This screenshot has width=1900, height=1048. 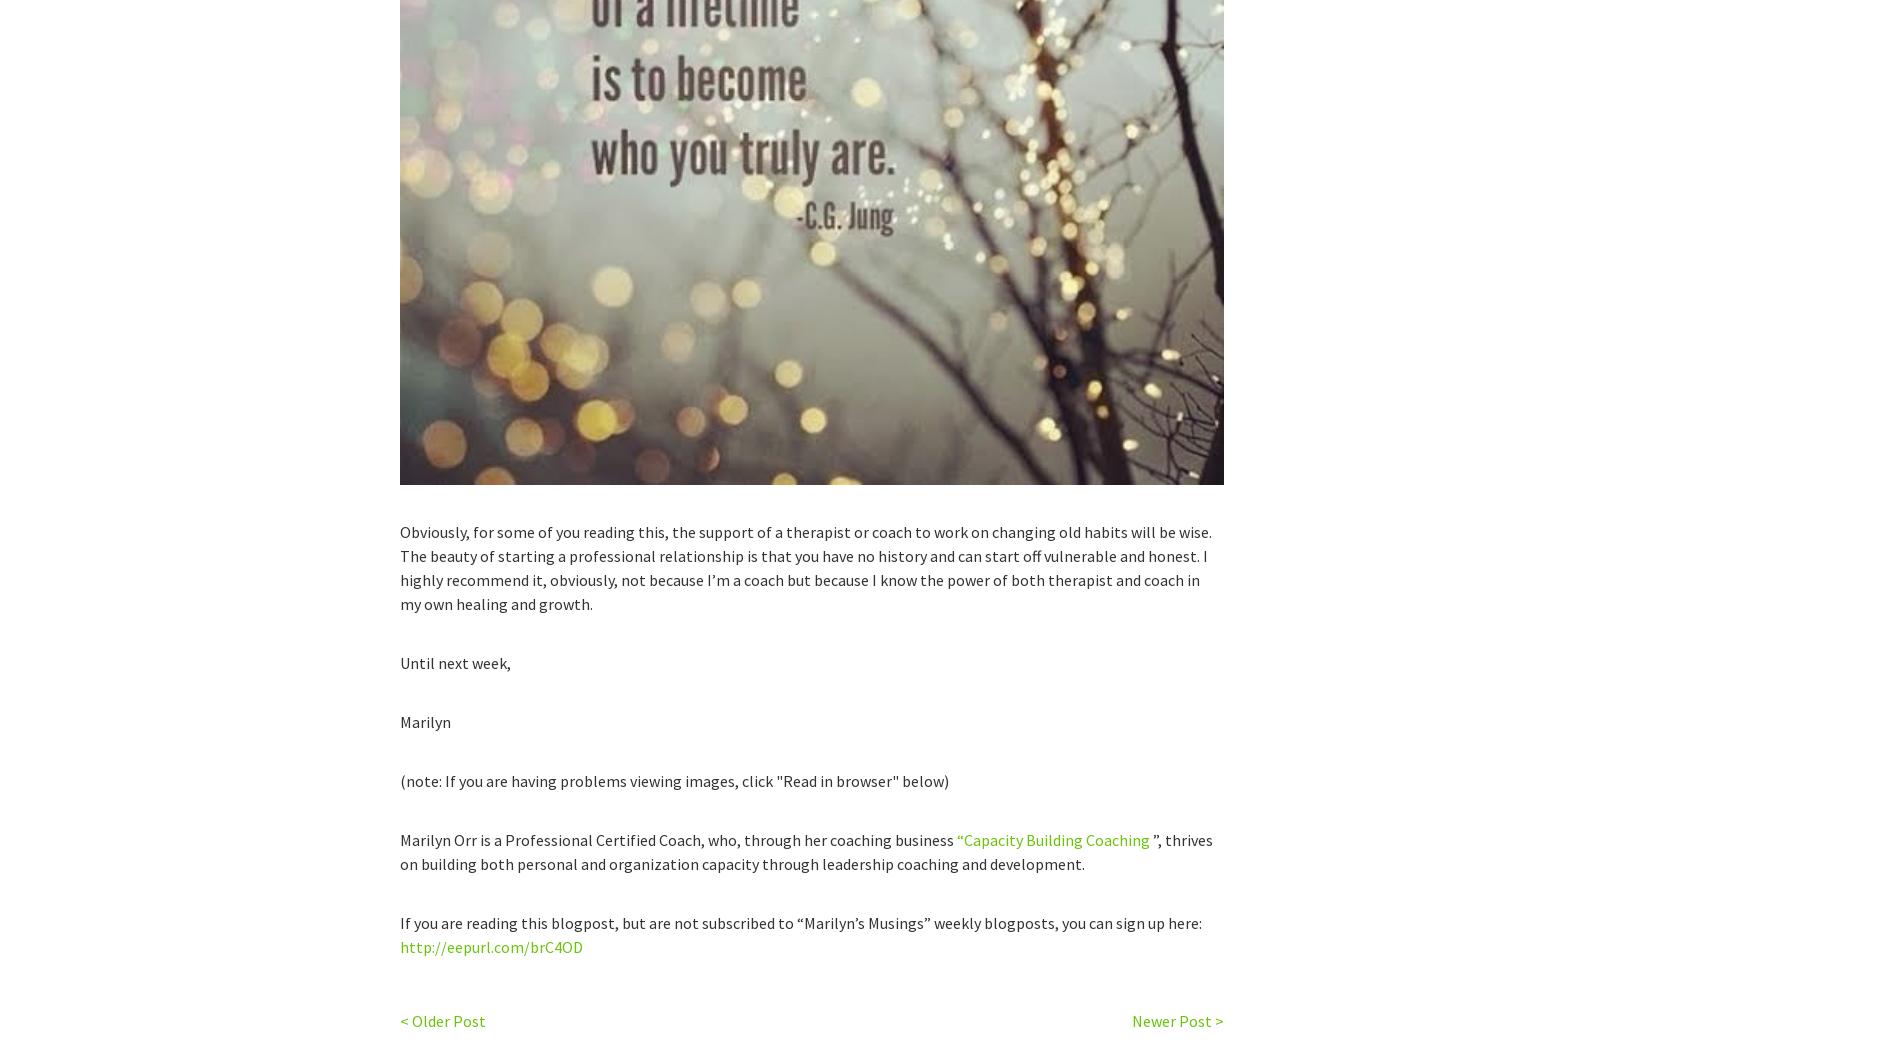 I want to click on '(note: If you are having problems viewing images, click "Read in browser" below)', so click(x=674, y=780).